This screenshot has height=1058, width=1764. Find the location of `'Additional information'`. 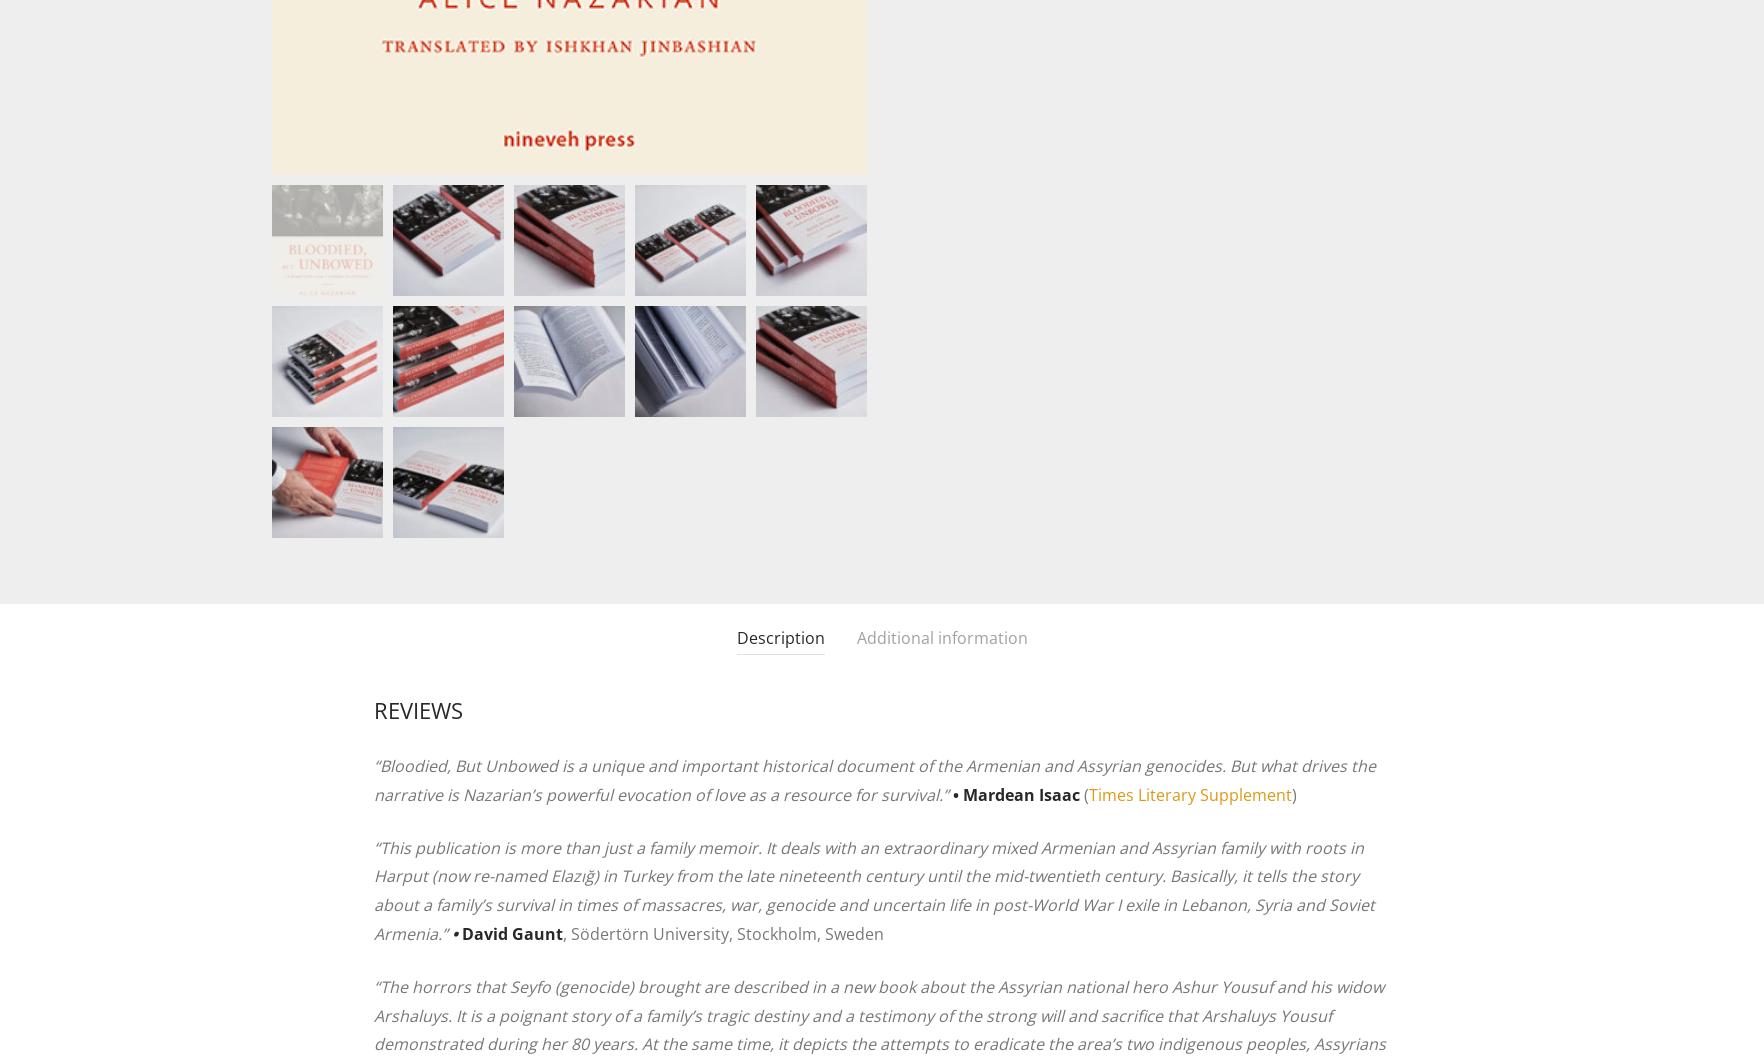

'Additional information' is located at coordinates (940, 636).